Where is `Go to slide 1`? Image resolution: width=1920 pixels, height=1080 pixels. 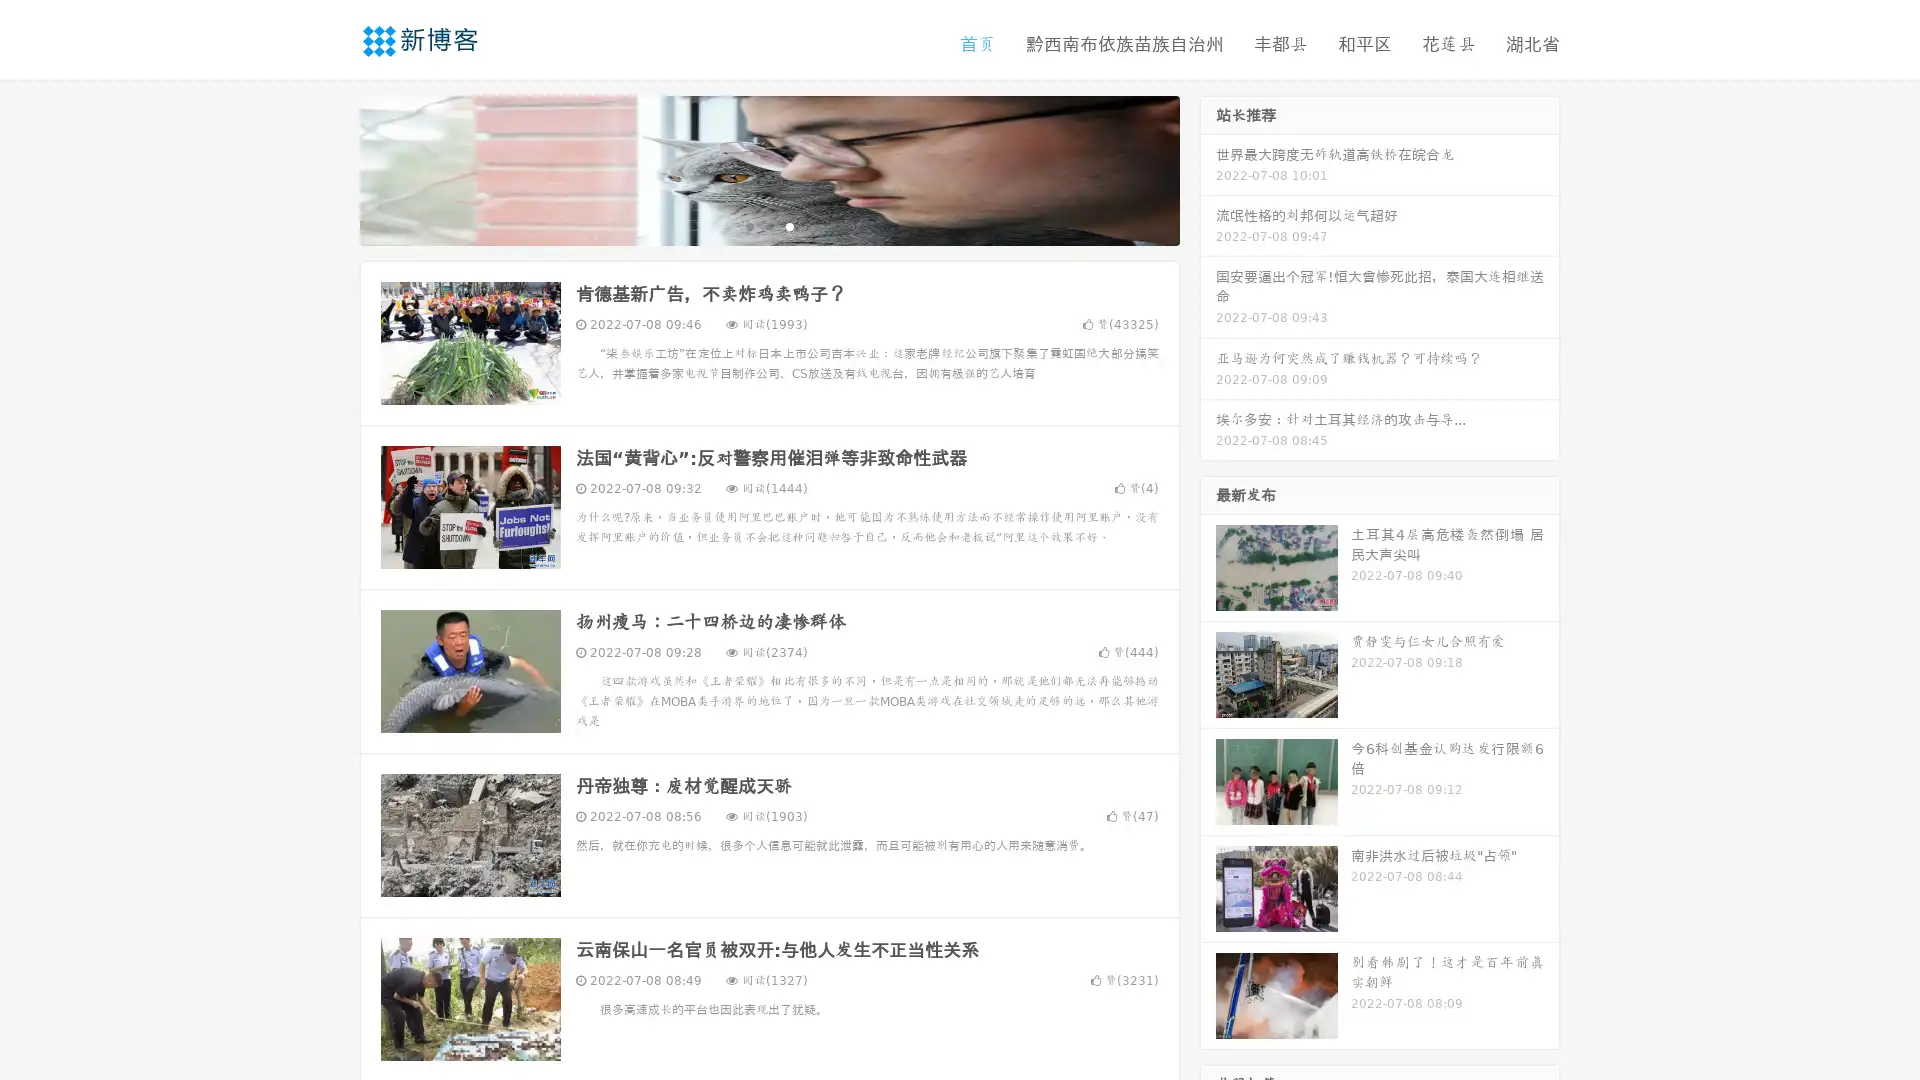
Go to slide 1 is located at coordinates (748, 225).